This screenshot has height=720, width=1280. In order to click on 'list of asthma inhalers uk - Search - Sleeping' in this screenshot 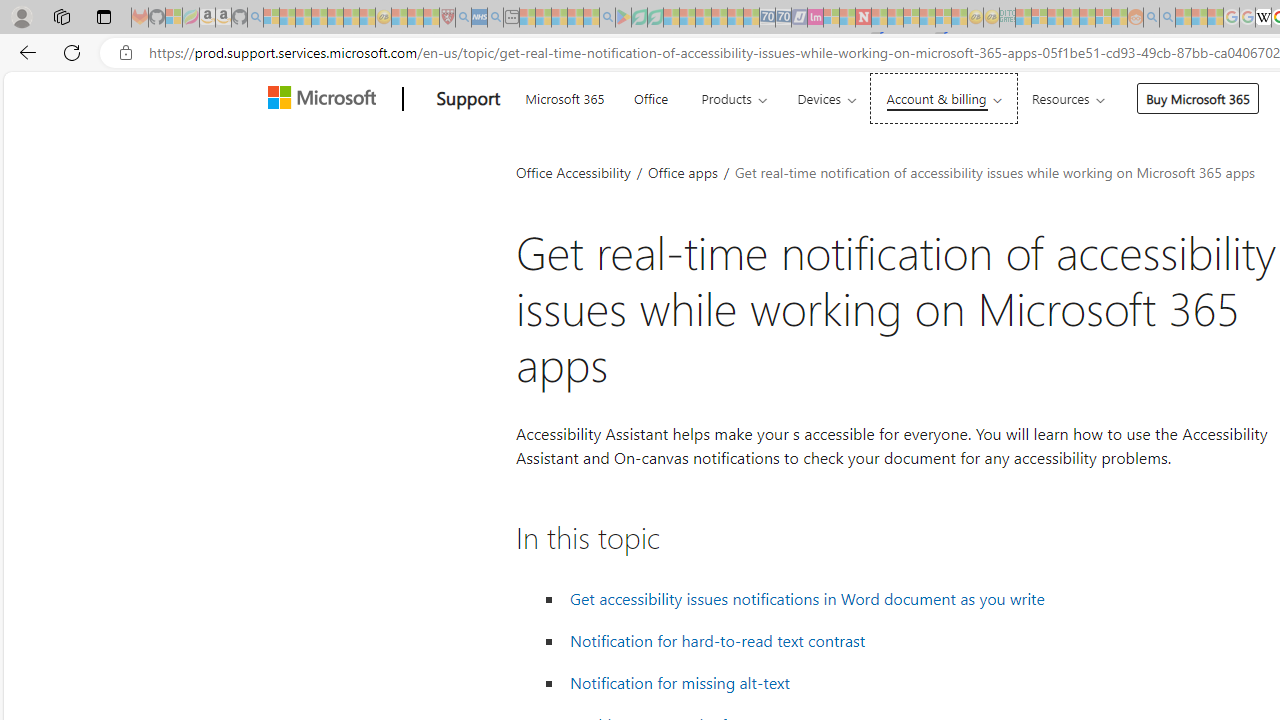, I will do `click(462, 17)`.